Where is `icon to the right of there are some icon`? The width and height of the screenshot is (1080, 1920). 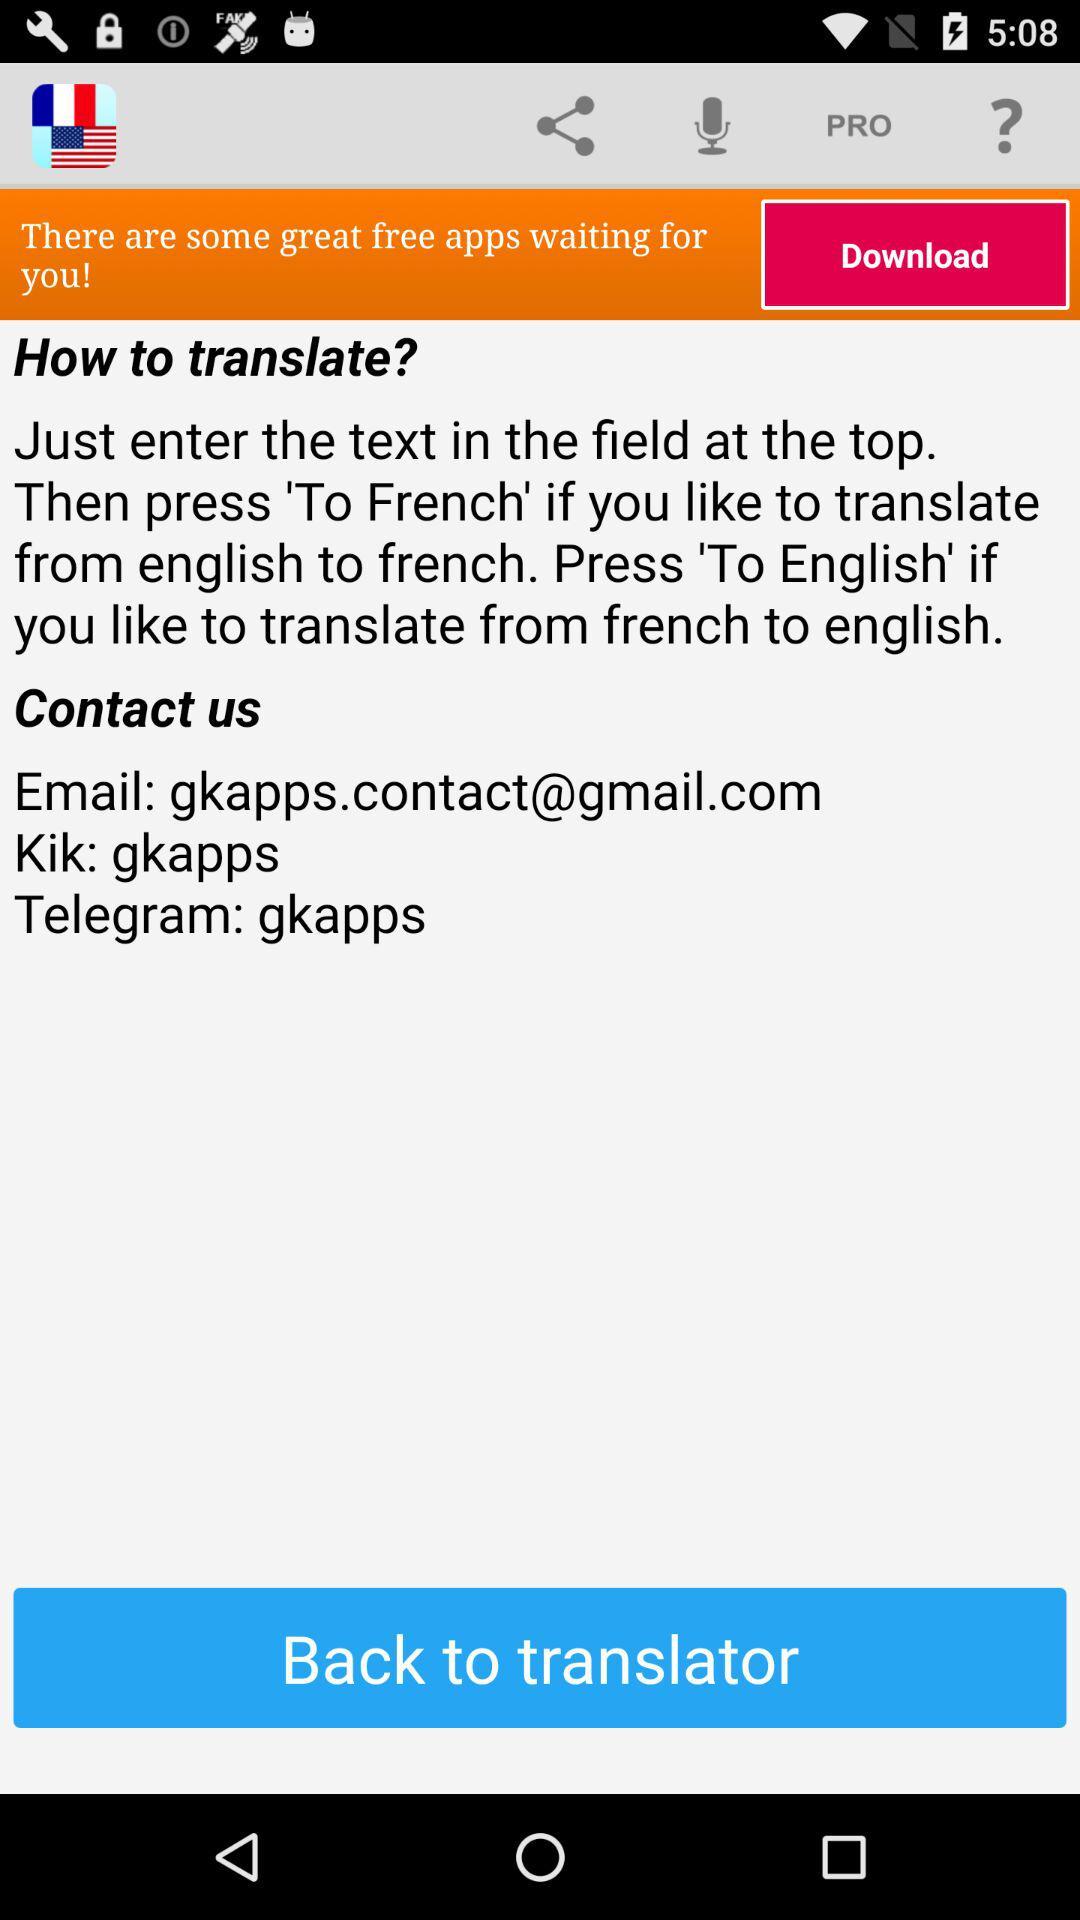 icon to the right of there are some icon is located at coordinates (915, 253).